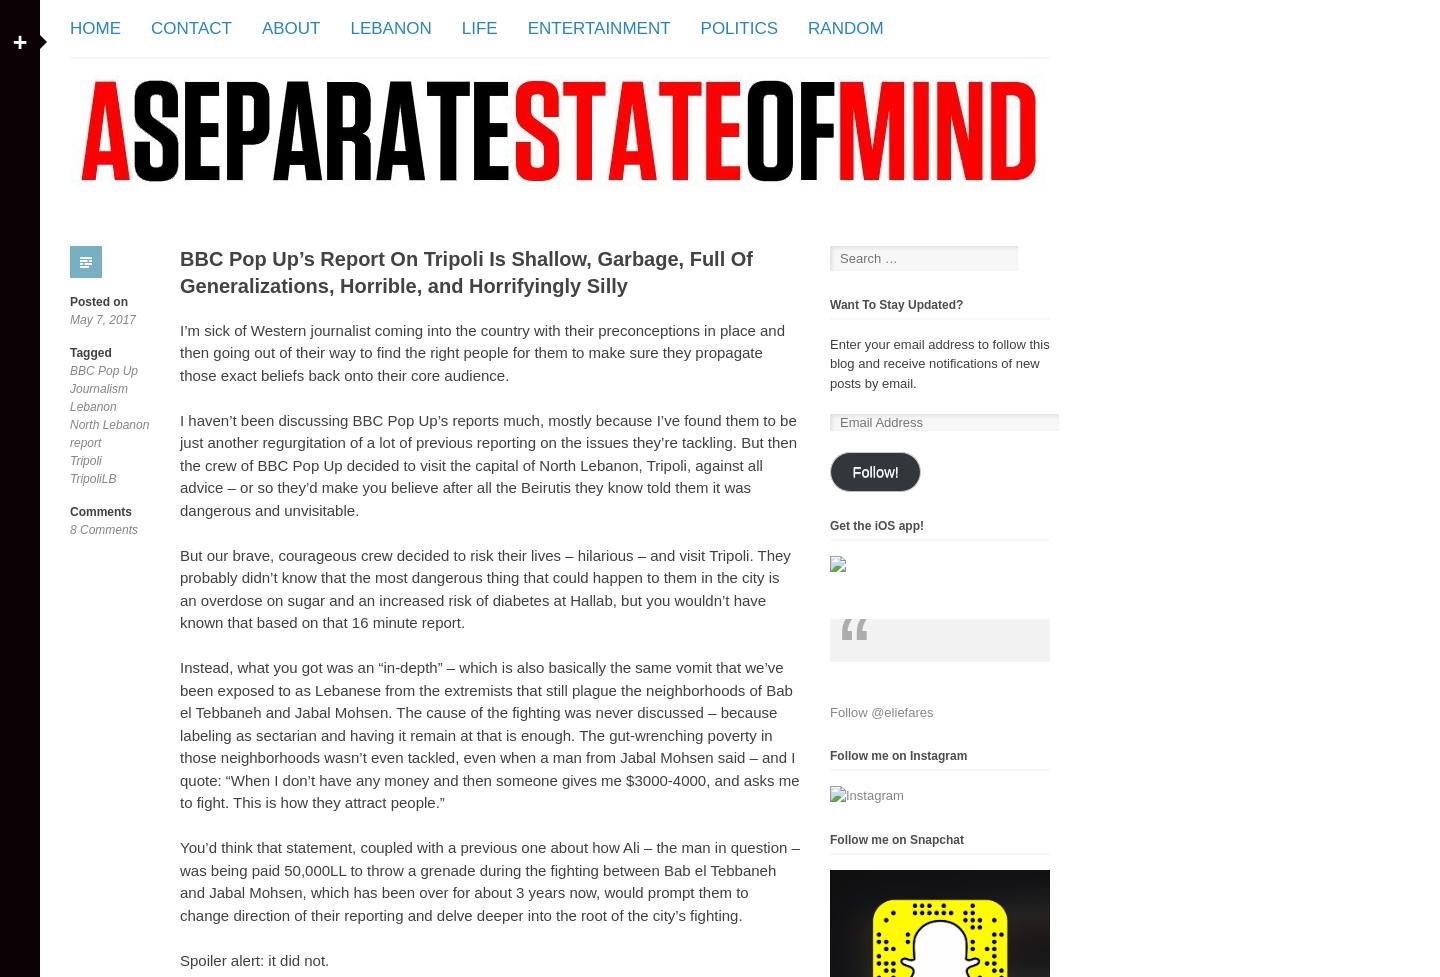  Describe the element at coordinates (873, 471) in the screenshot. I see `'Follow!'` at that location.